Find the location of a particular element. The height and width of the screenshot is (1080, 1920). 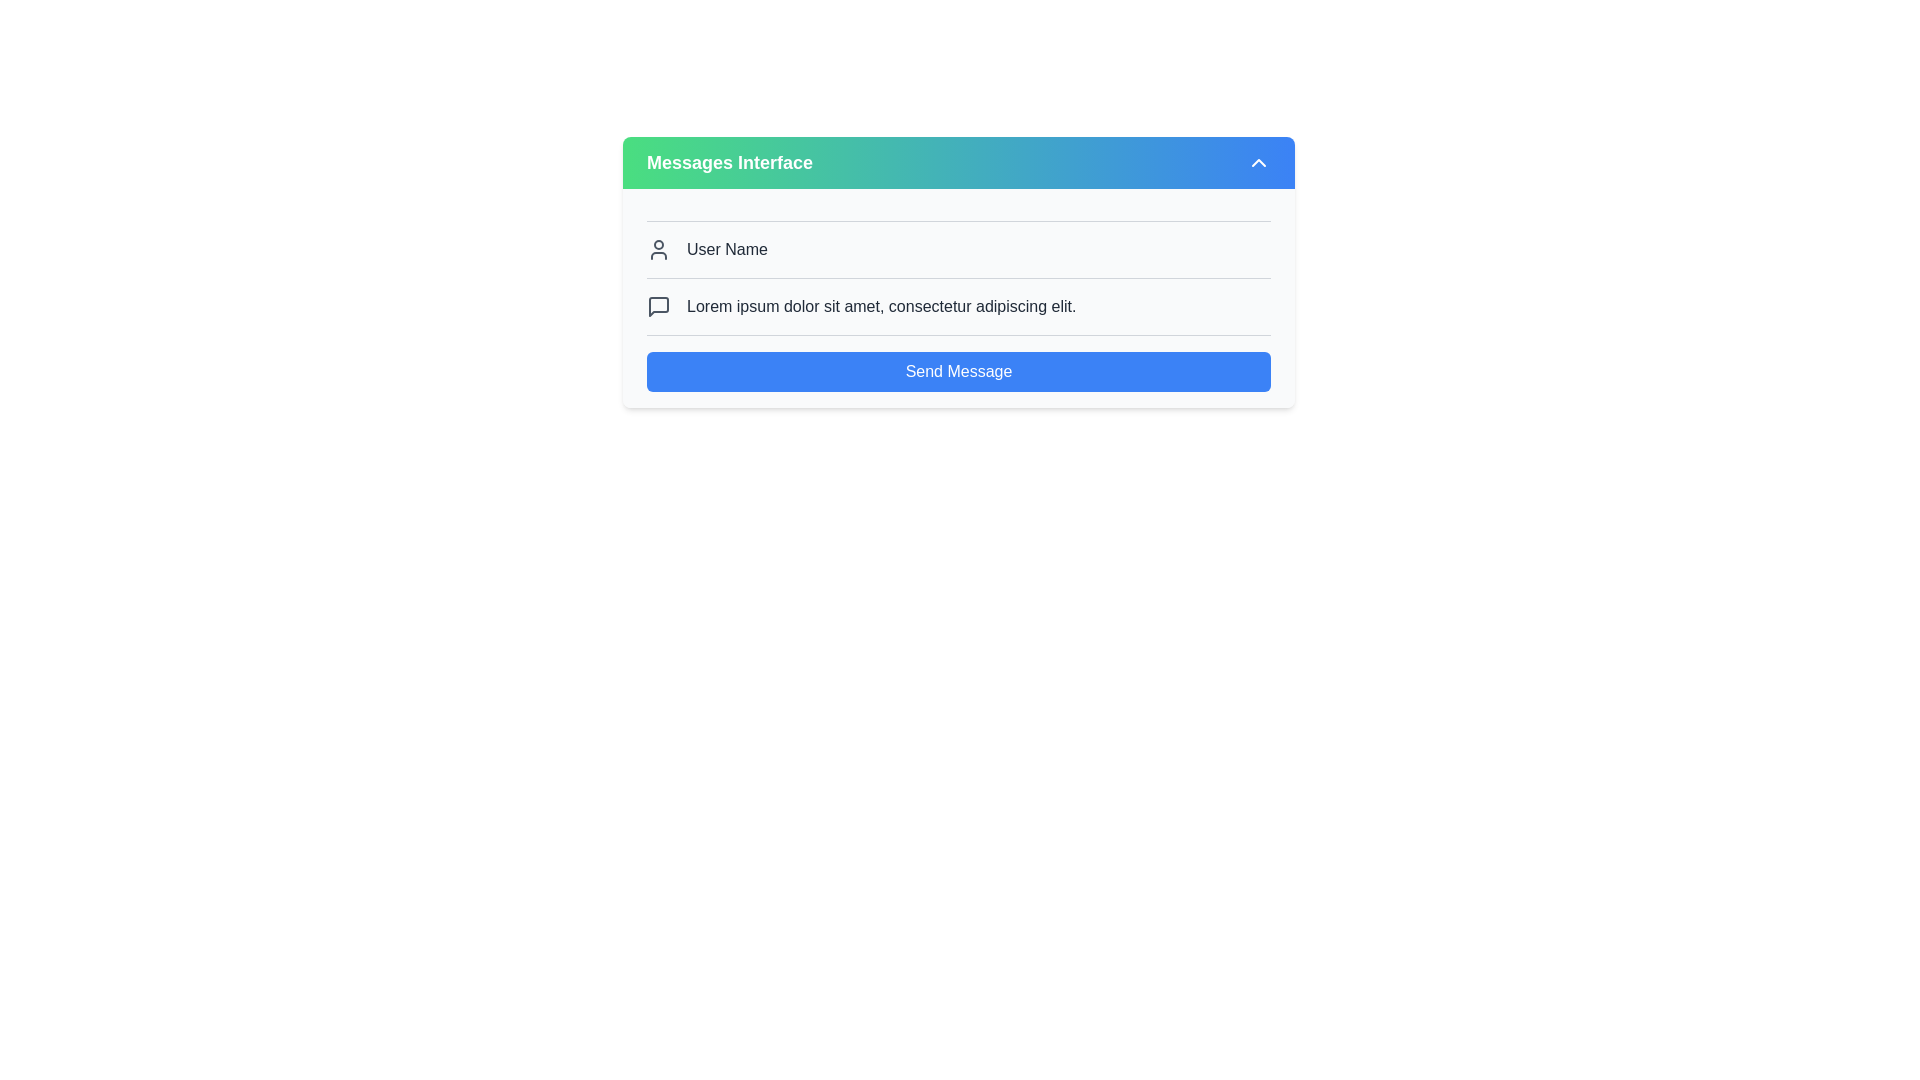

the blue button labeled 'Send Message' for keyboard navigation, located at the bottom of the user panel interface is located at coordinates (958, 371).